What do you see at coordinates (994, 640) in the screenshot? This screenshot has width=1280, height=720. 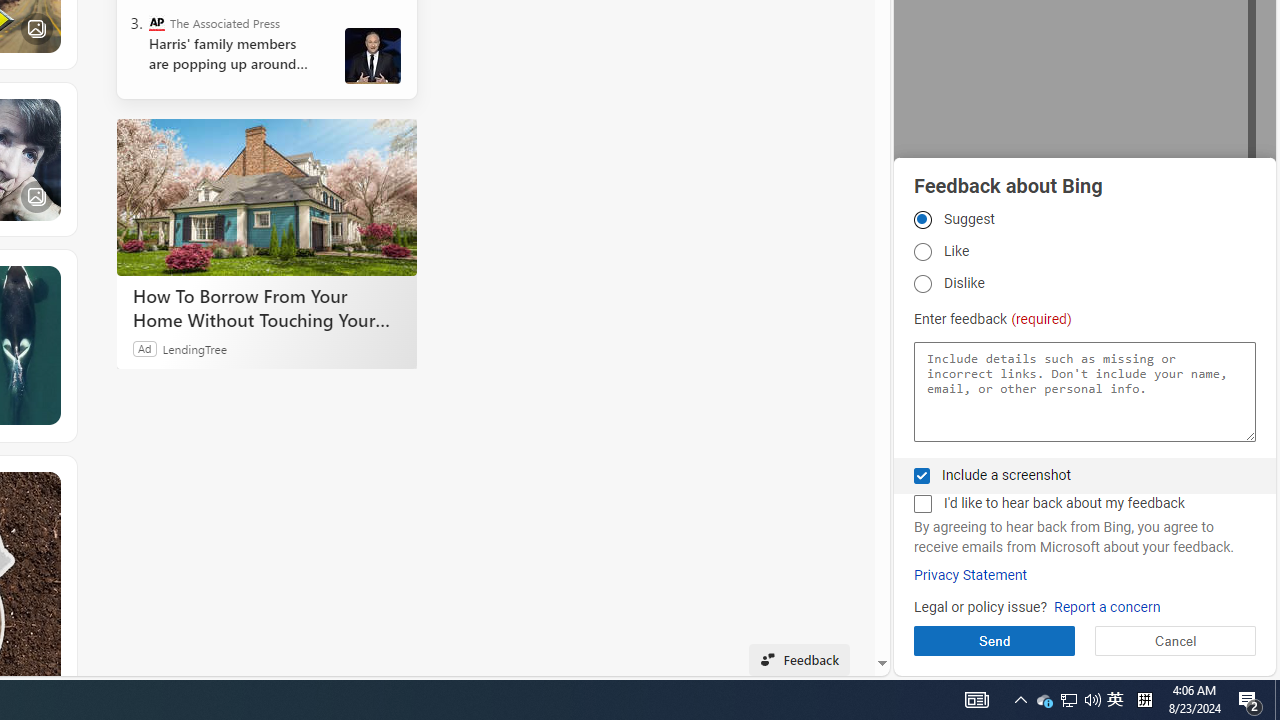 I see `'Send'` at bounding box center [994, 640].